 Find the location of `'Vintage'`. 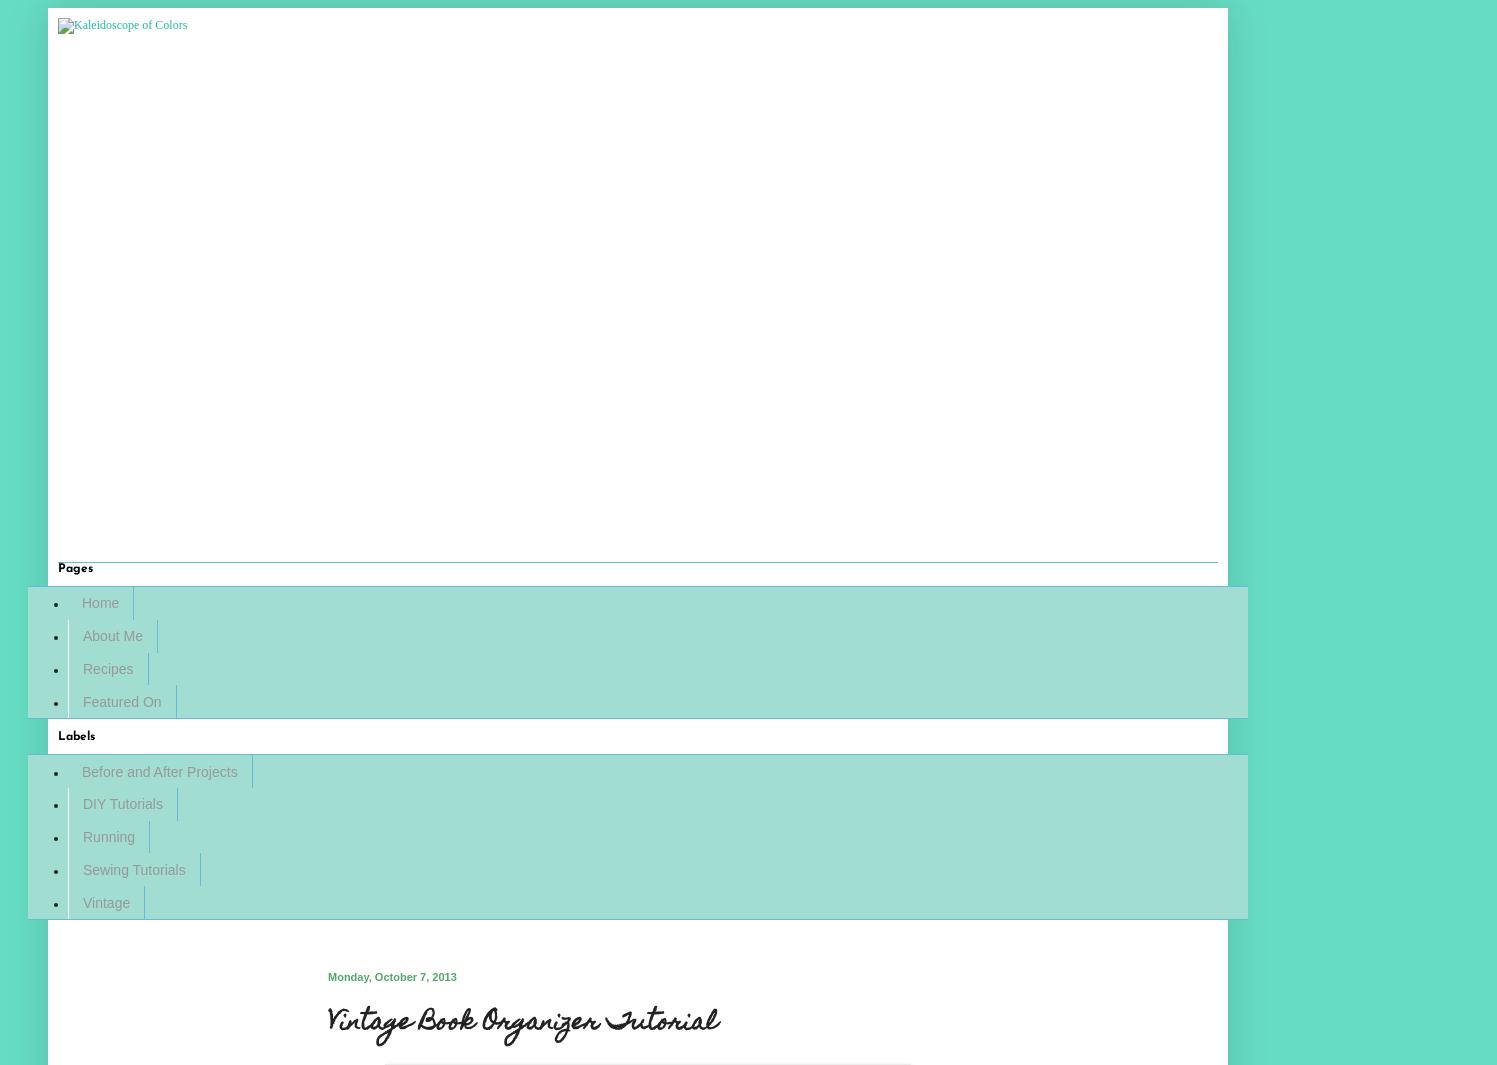

'Vintage' is located at coordinates (82, 901).